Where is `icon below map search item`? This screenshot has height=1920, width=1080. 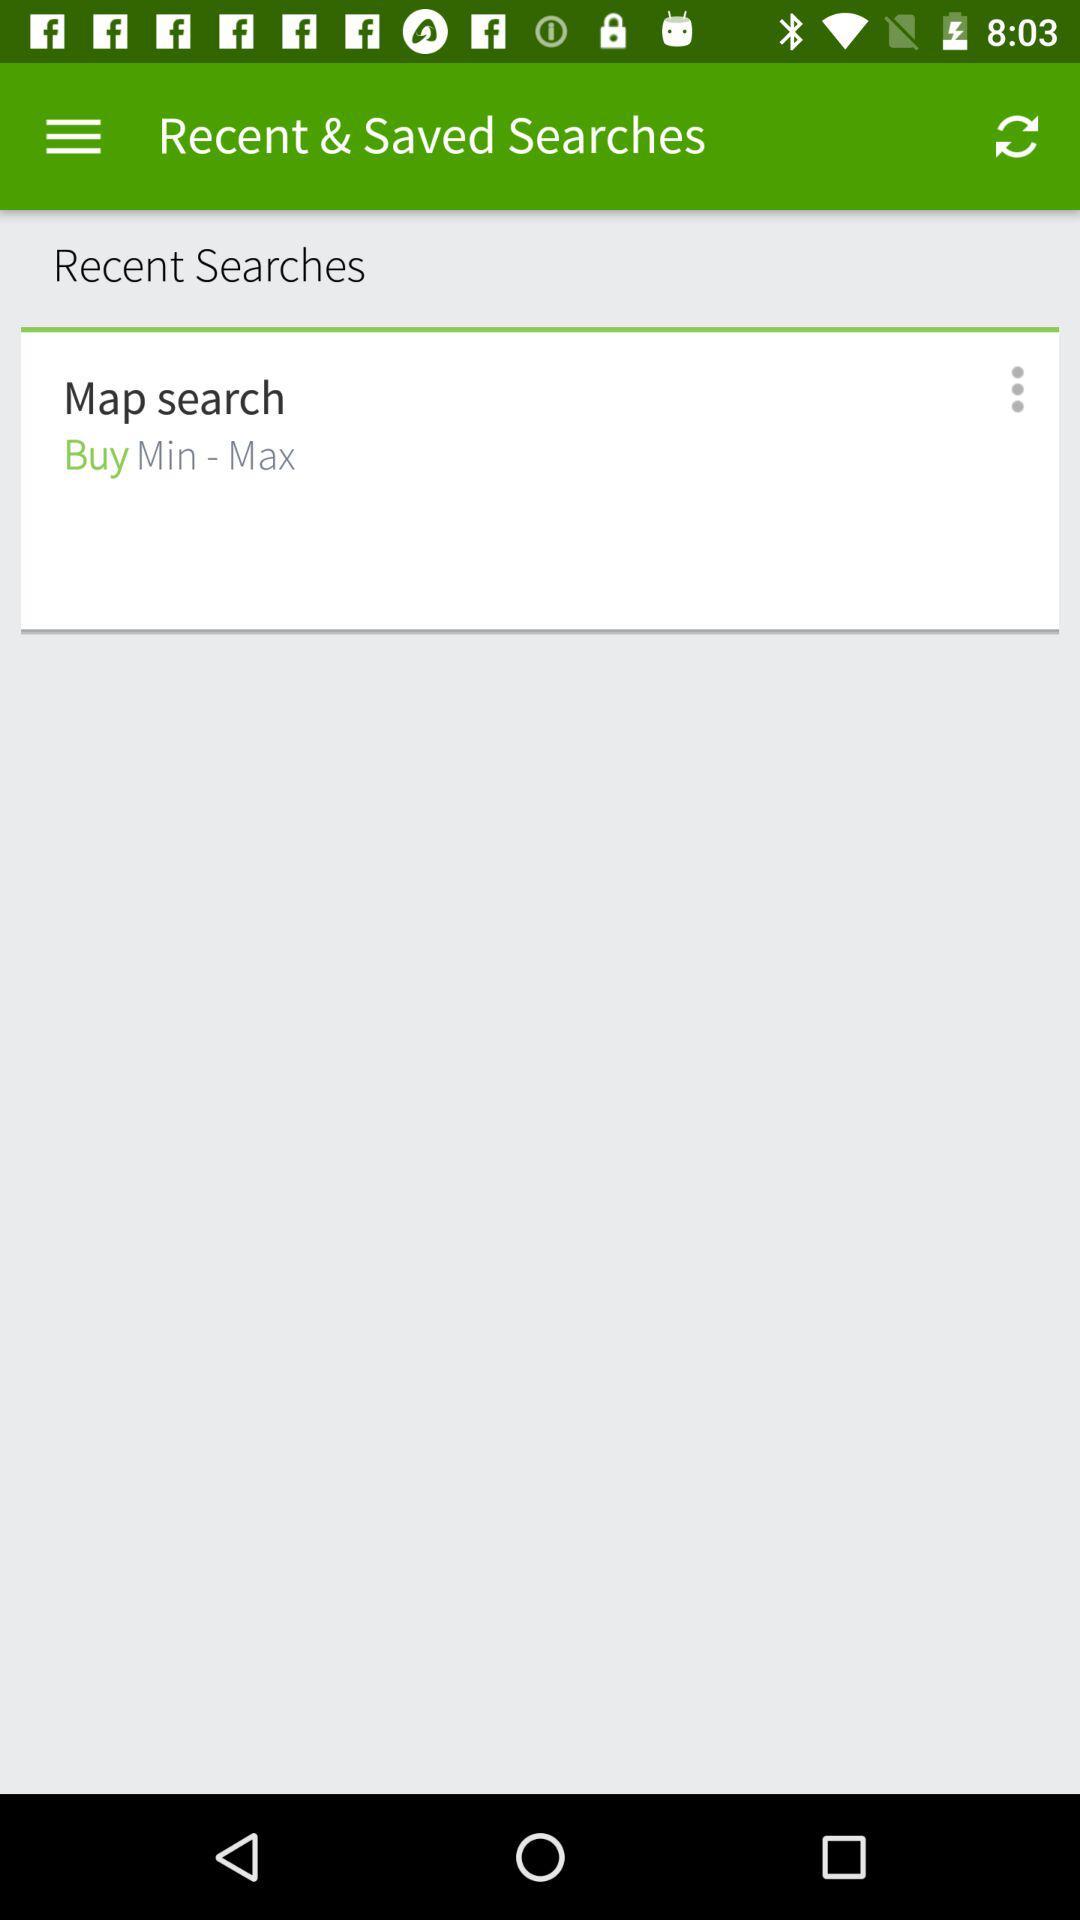 icon below map search item is located at coordinates (178, 455).